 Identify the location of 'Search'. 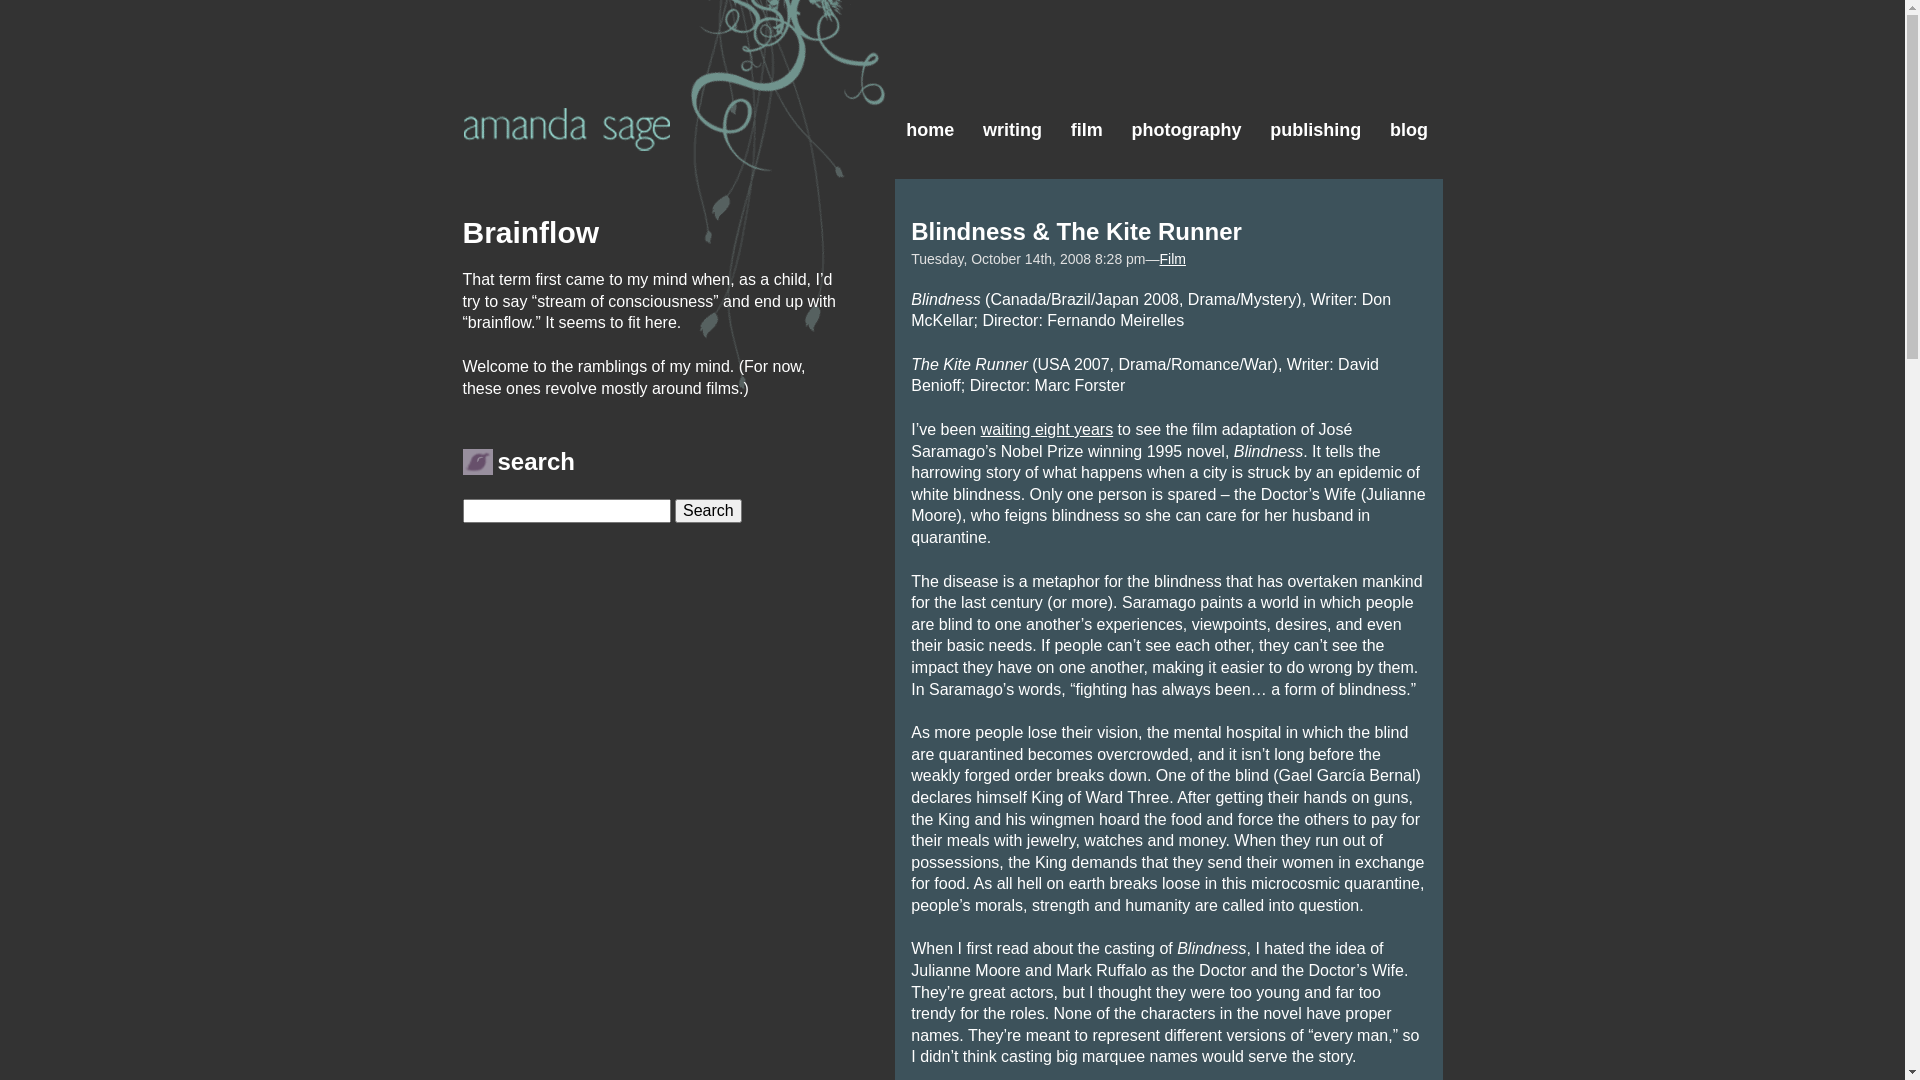
(675, 509).